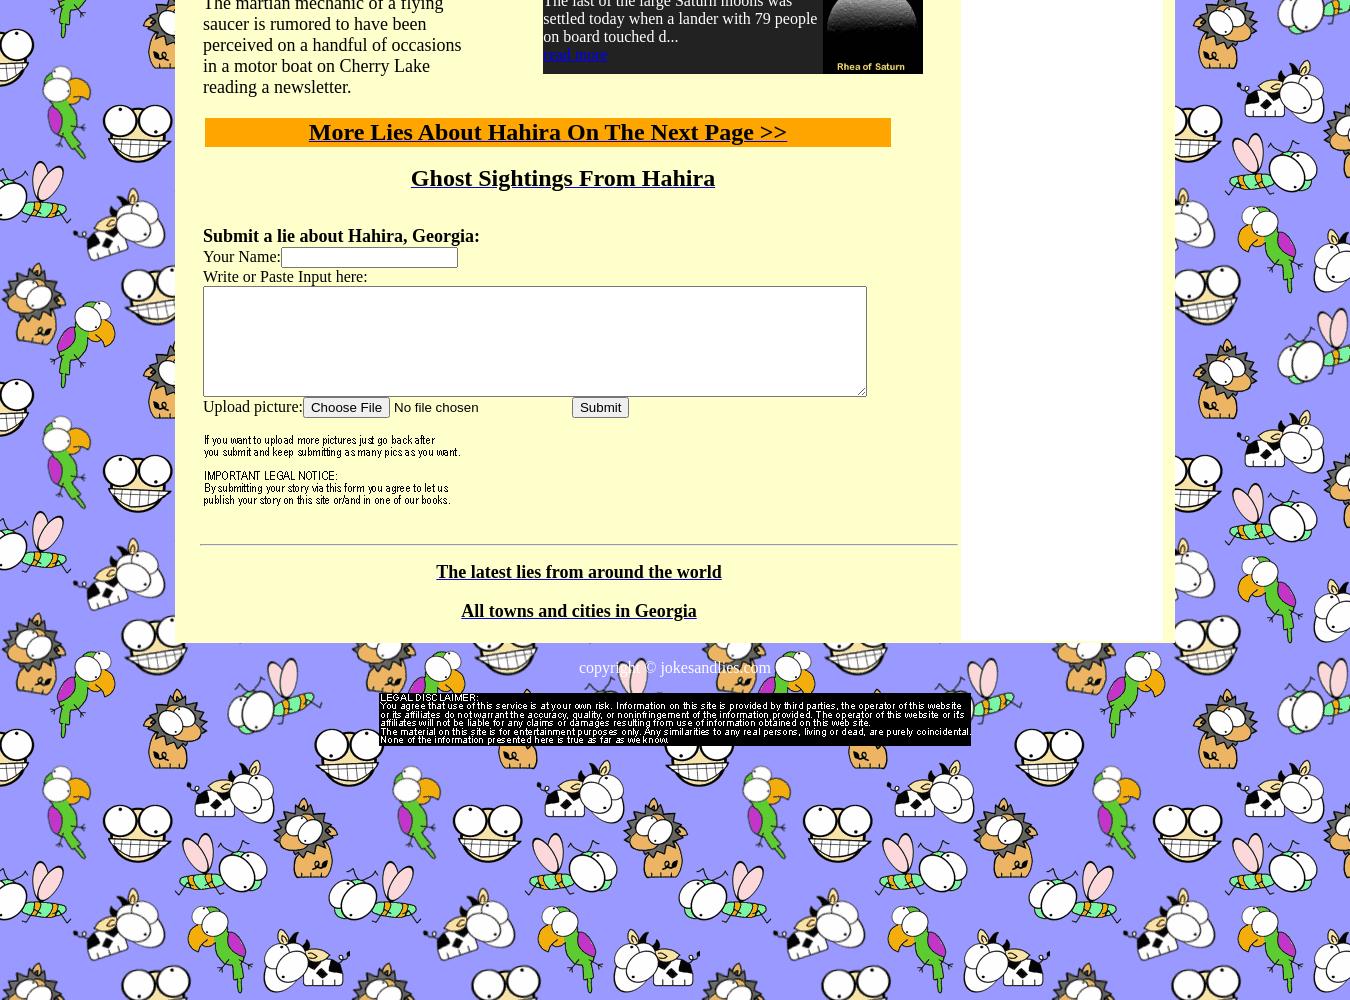 This screenshot has width=1350, height=1000. What do you see at coordinates (574, 54) in the screenshot?
I see `'read more'` at bounding box center [574, 54].